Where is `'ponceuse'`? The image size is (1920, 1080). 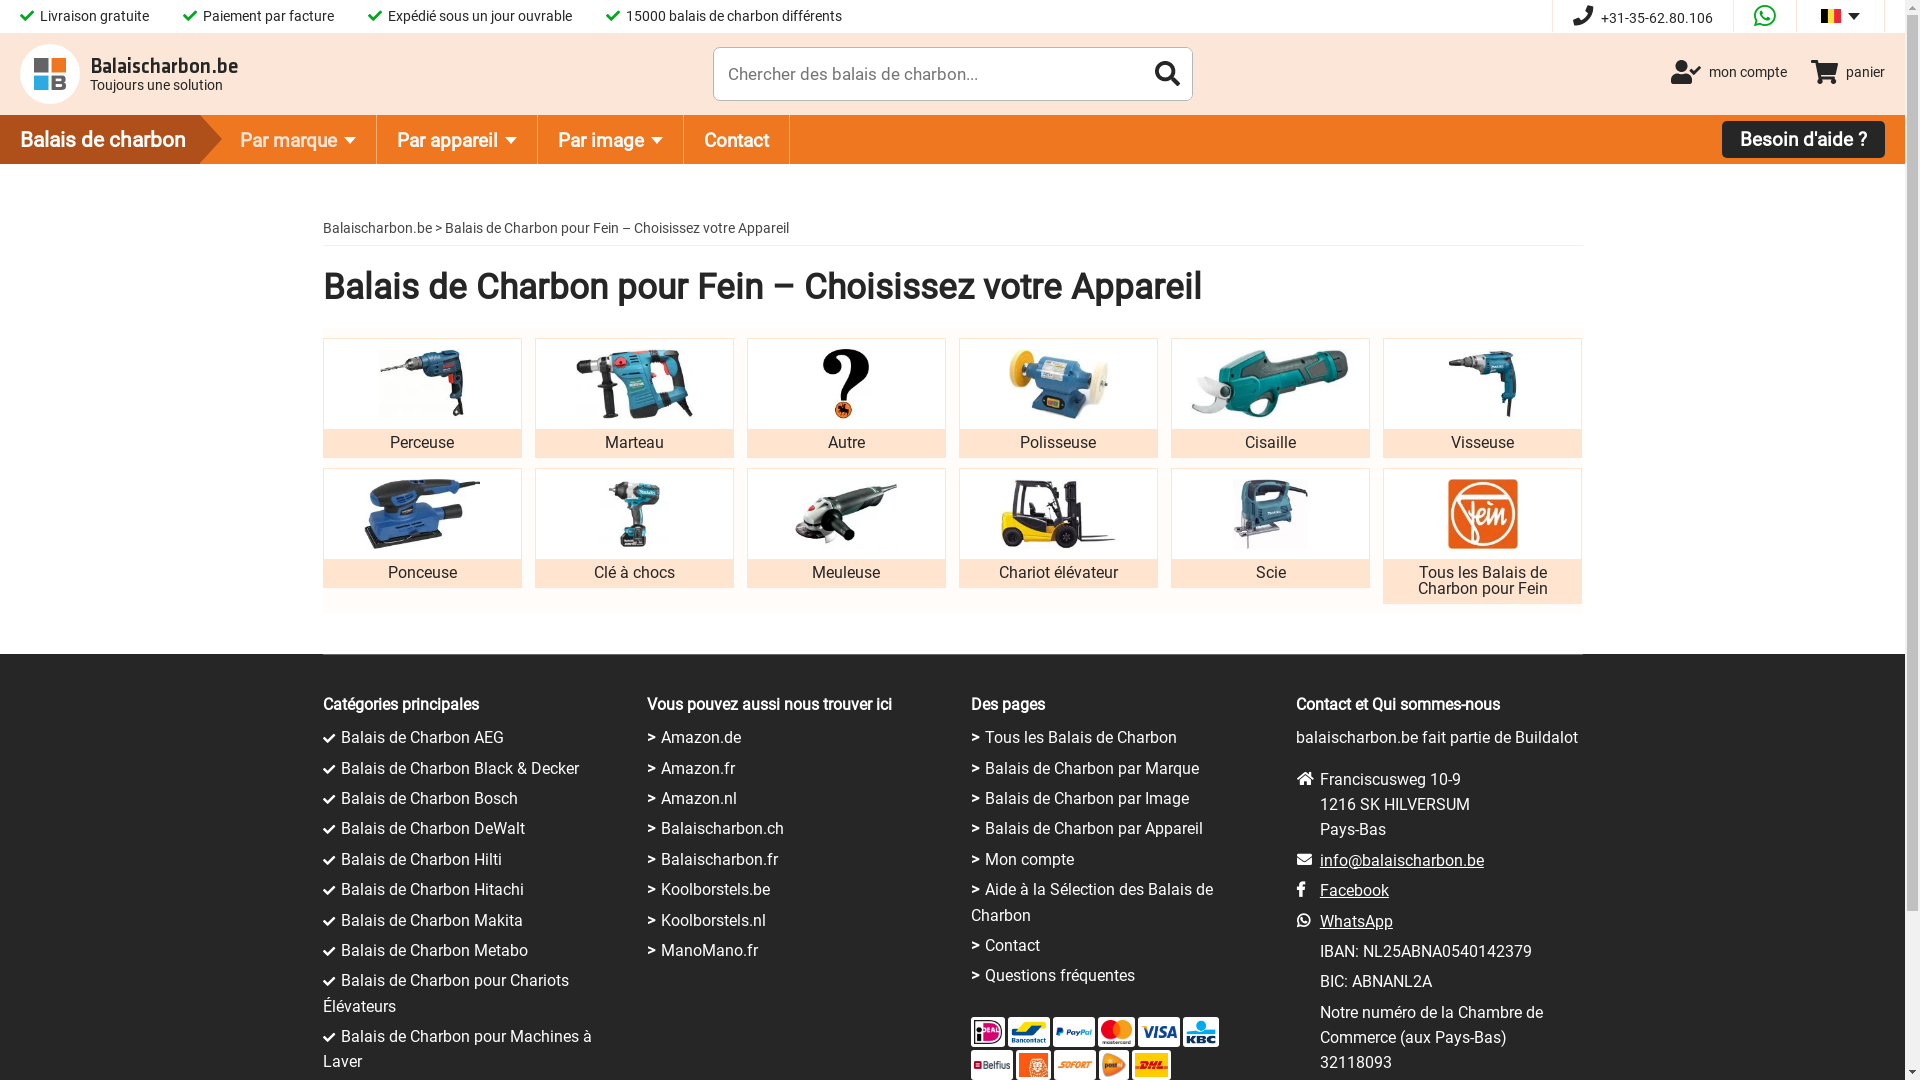
'ponceuse' is located at coordinates (421, 512).